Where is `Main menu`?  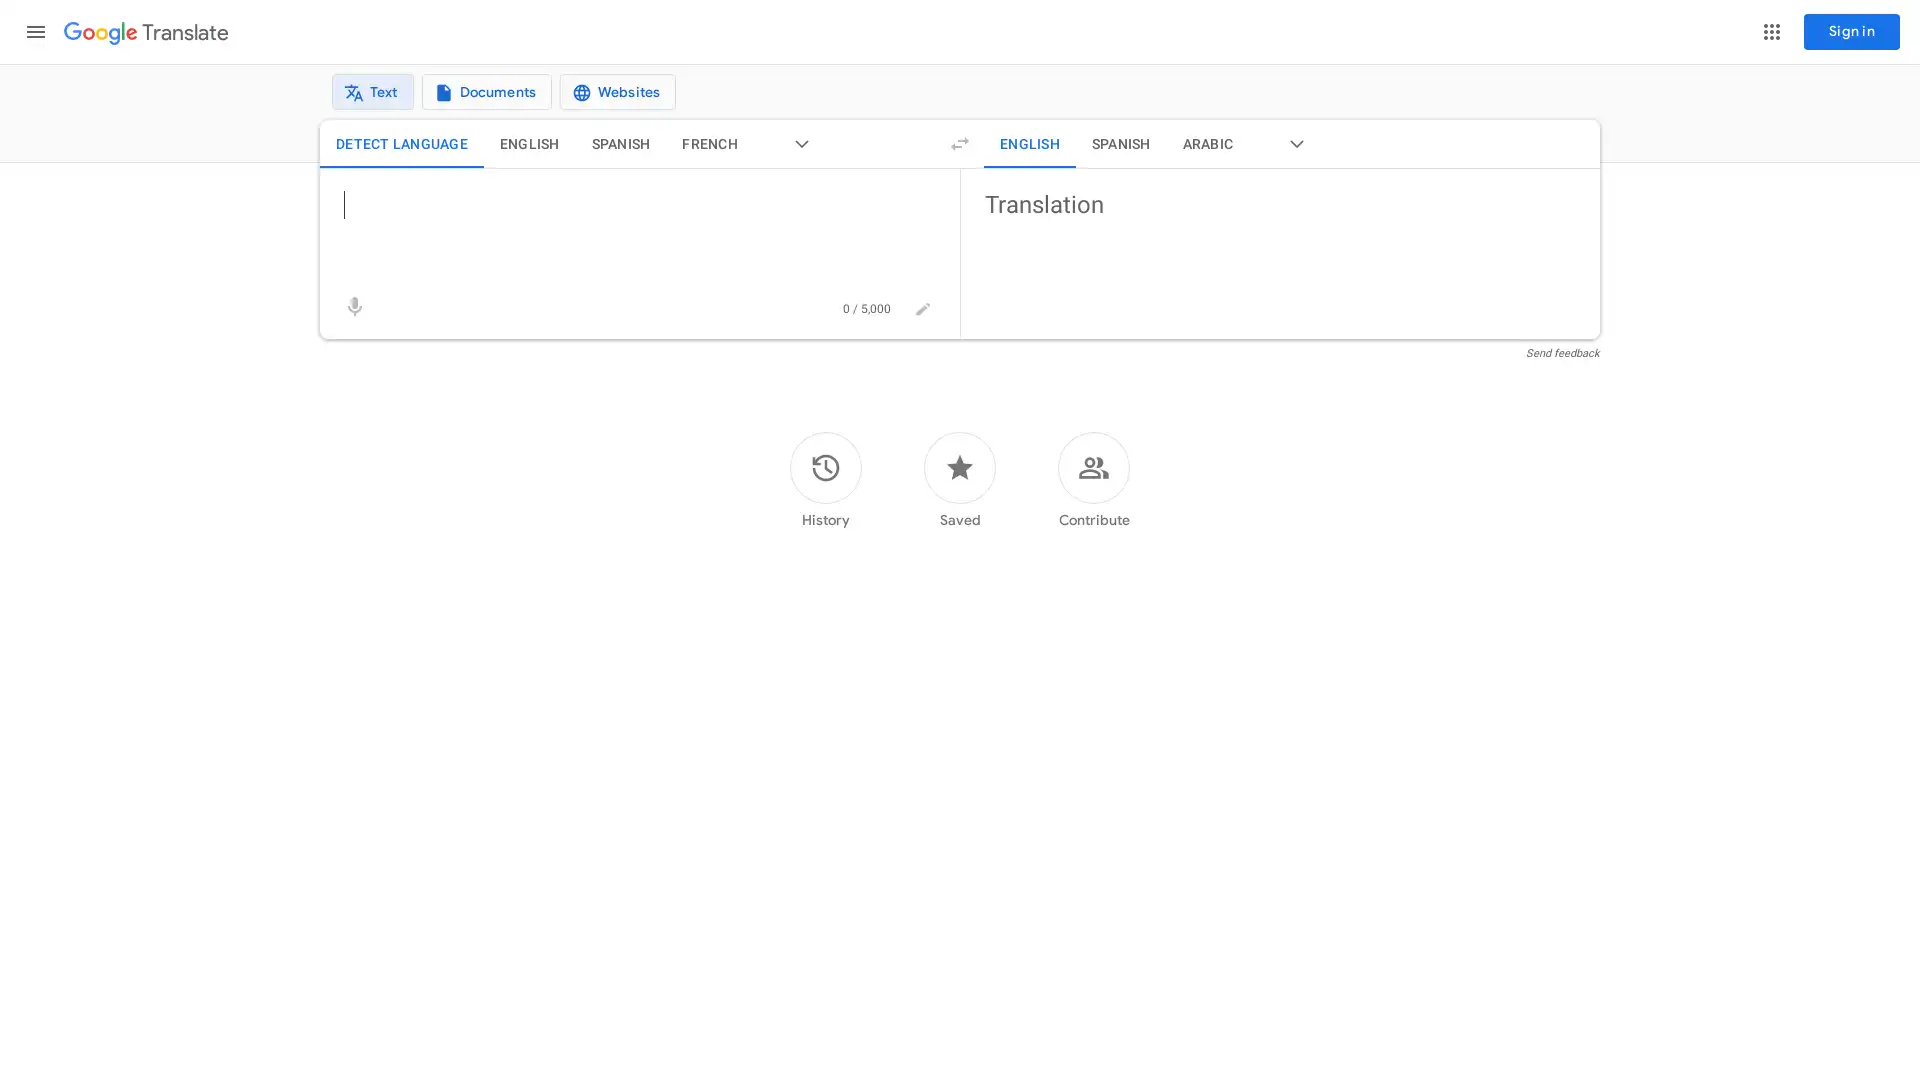
Main menu is located at coordinates (35, 31).